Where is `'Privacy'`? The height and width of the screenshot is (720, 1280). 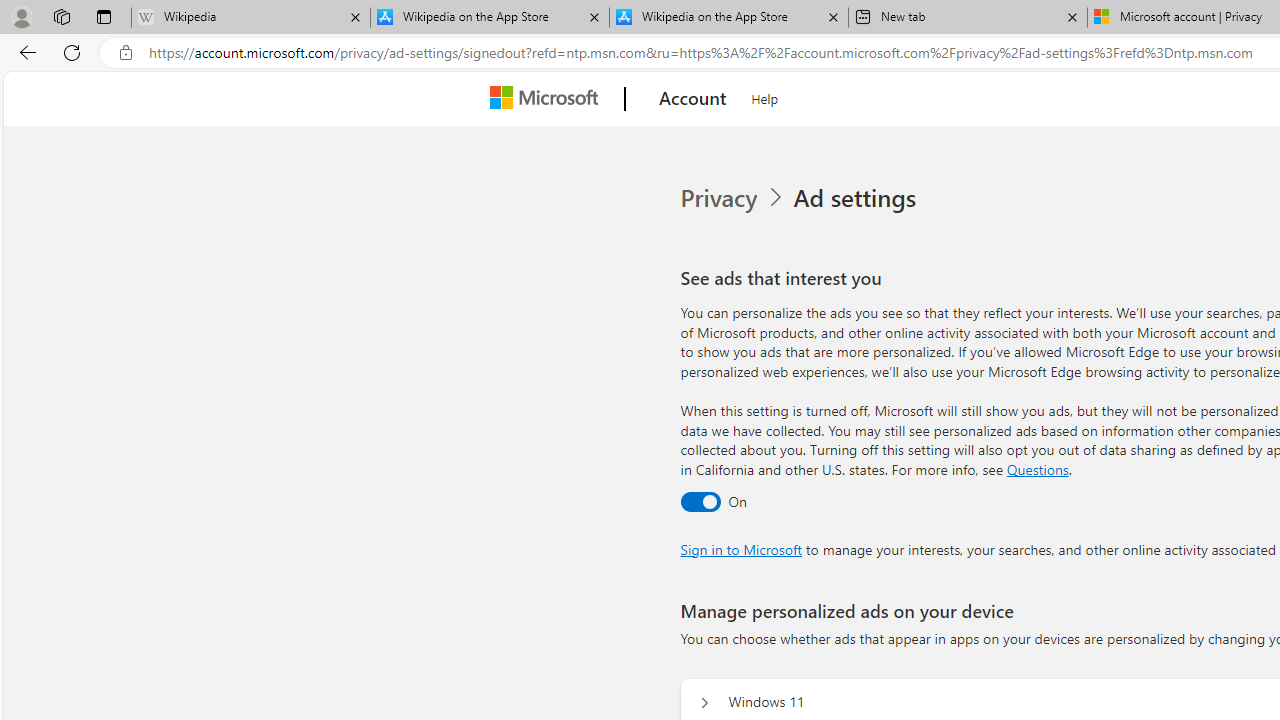
'Privacy' is located at coordinates (733, 198).